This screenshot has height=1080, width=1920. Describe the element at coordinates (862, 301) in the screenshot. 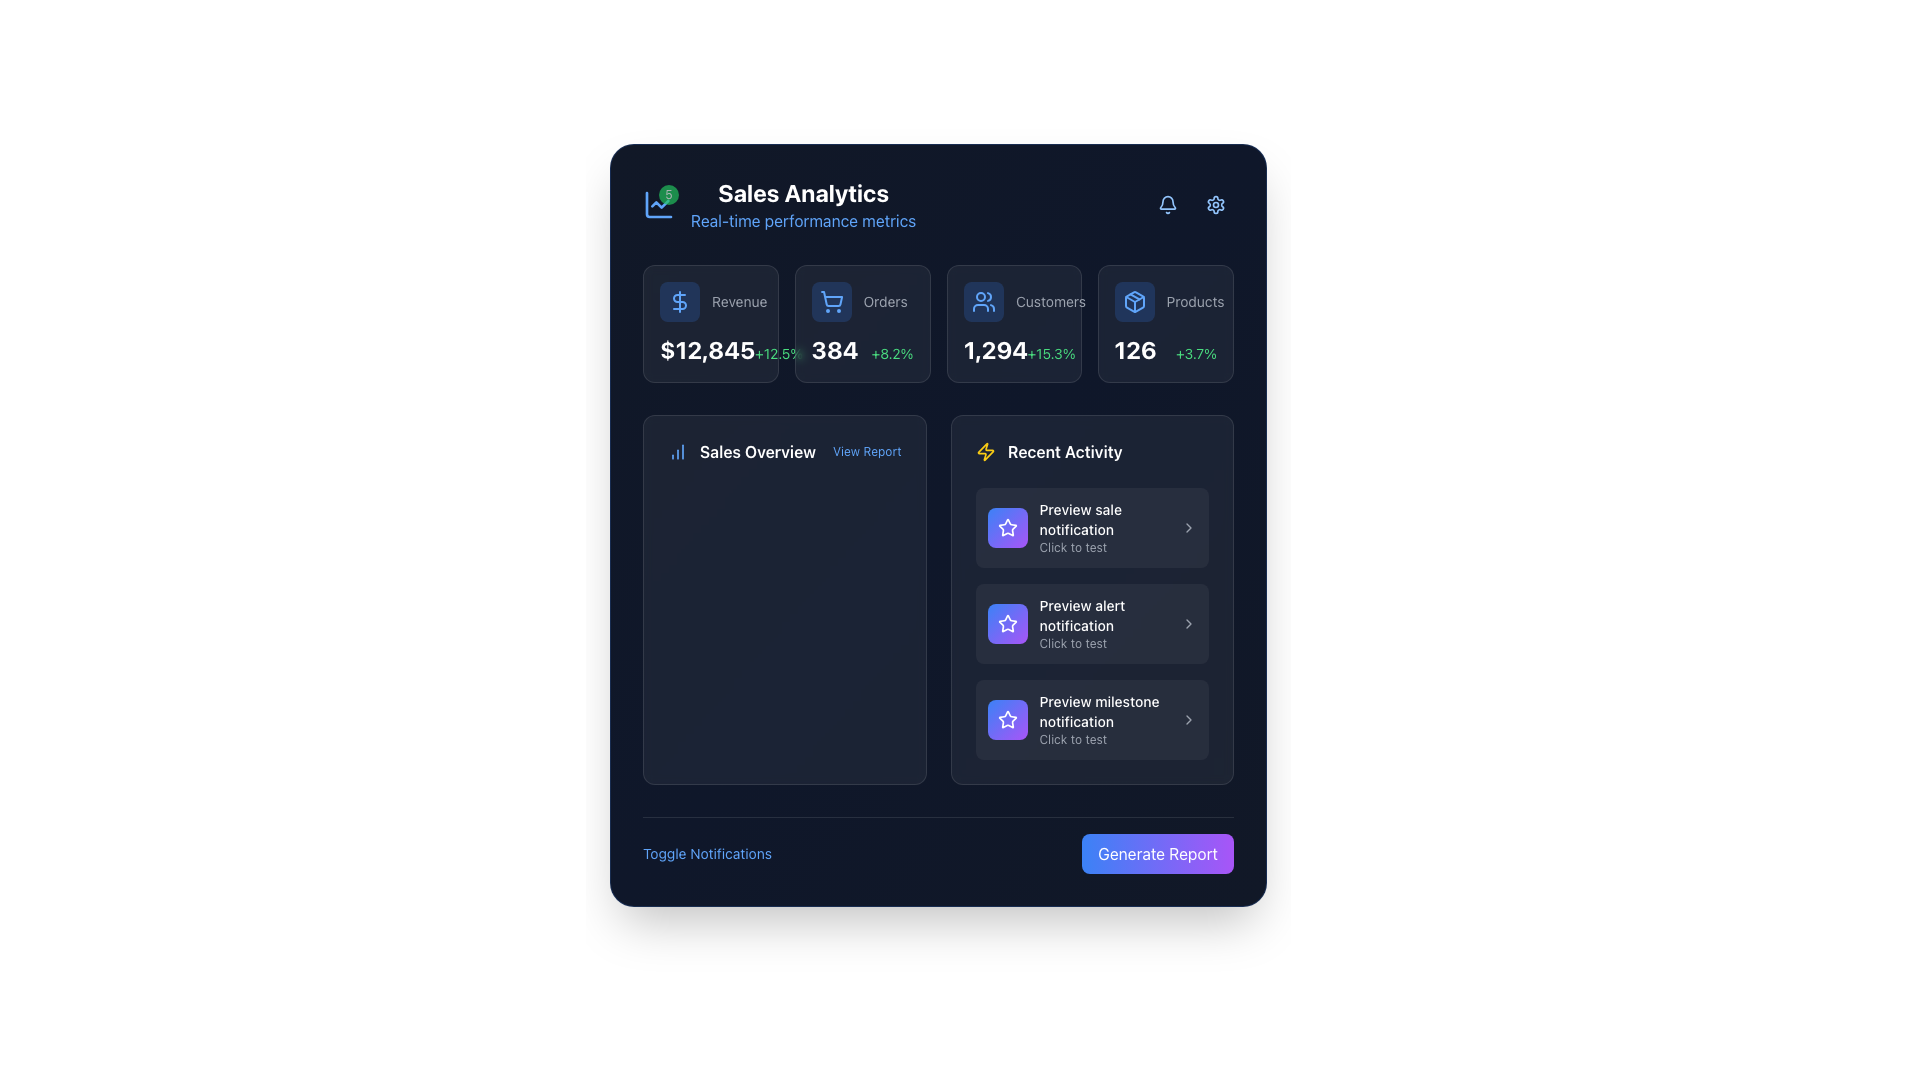

I see `the 'Orders' text label located in the top central area of the interface, which identifies the data category presented in the related card` at that location.